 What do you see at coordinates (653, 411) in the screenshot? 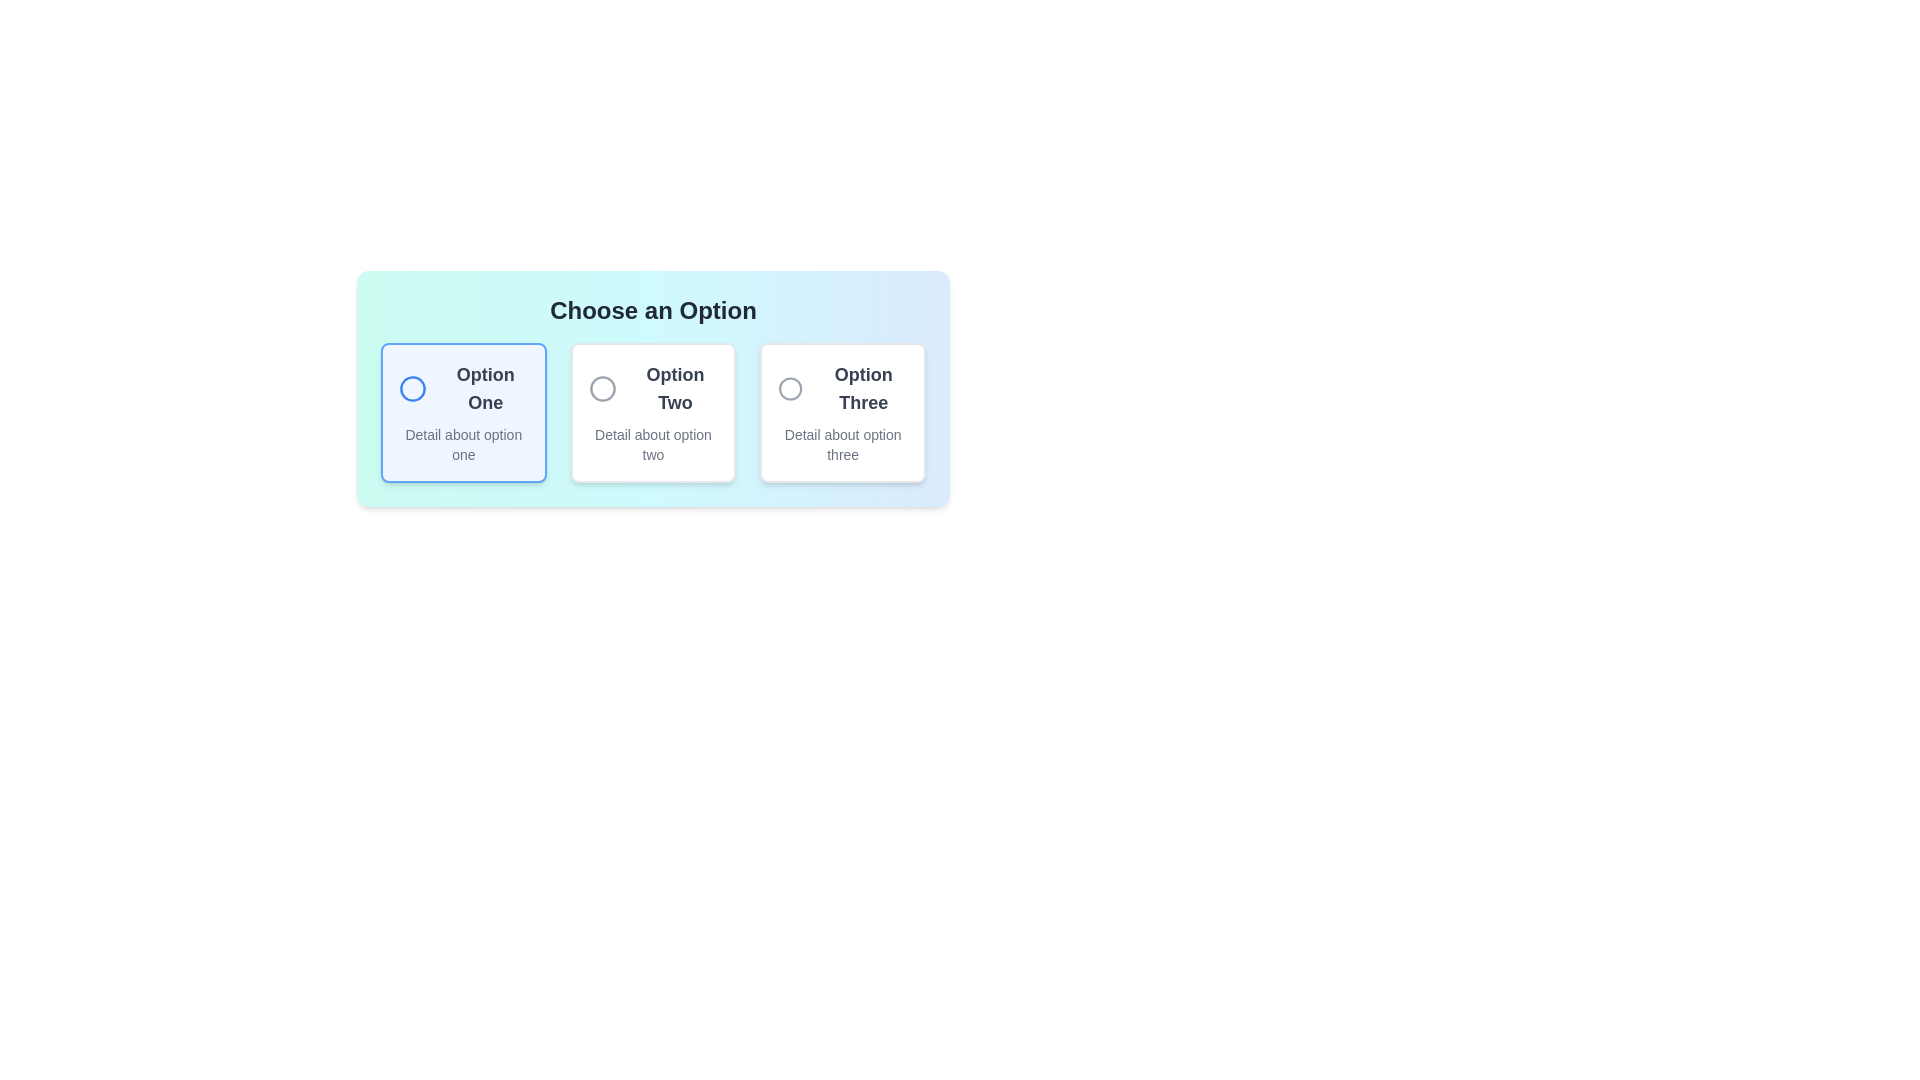
I see `the 'Option Two' selectable card` at bounding box center [653, 411].